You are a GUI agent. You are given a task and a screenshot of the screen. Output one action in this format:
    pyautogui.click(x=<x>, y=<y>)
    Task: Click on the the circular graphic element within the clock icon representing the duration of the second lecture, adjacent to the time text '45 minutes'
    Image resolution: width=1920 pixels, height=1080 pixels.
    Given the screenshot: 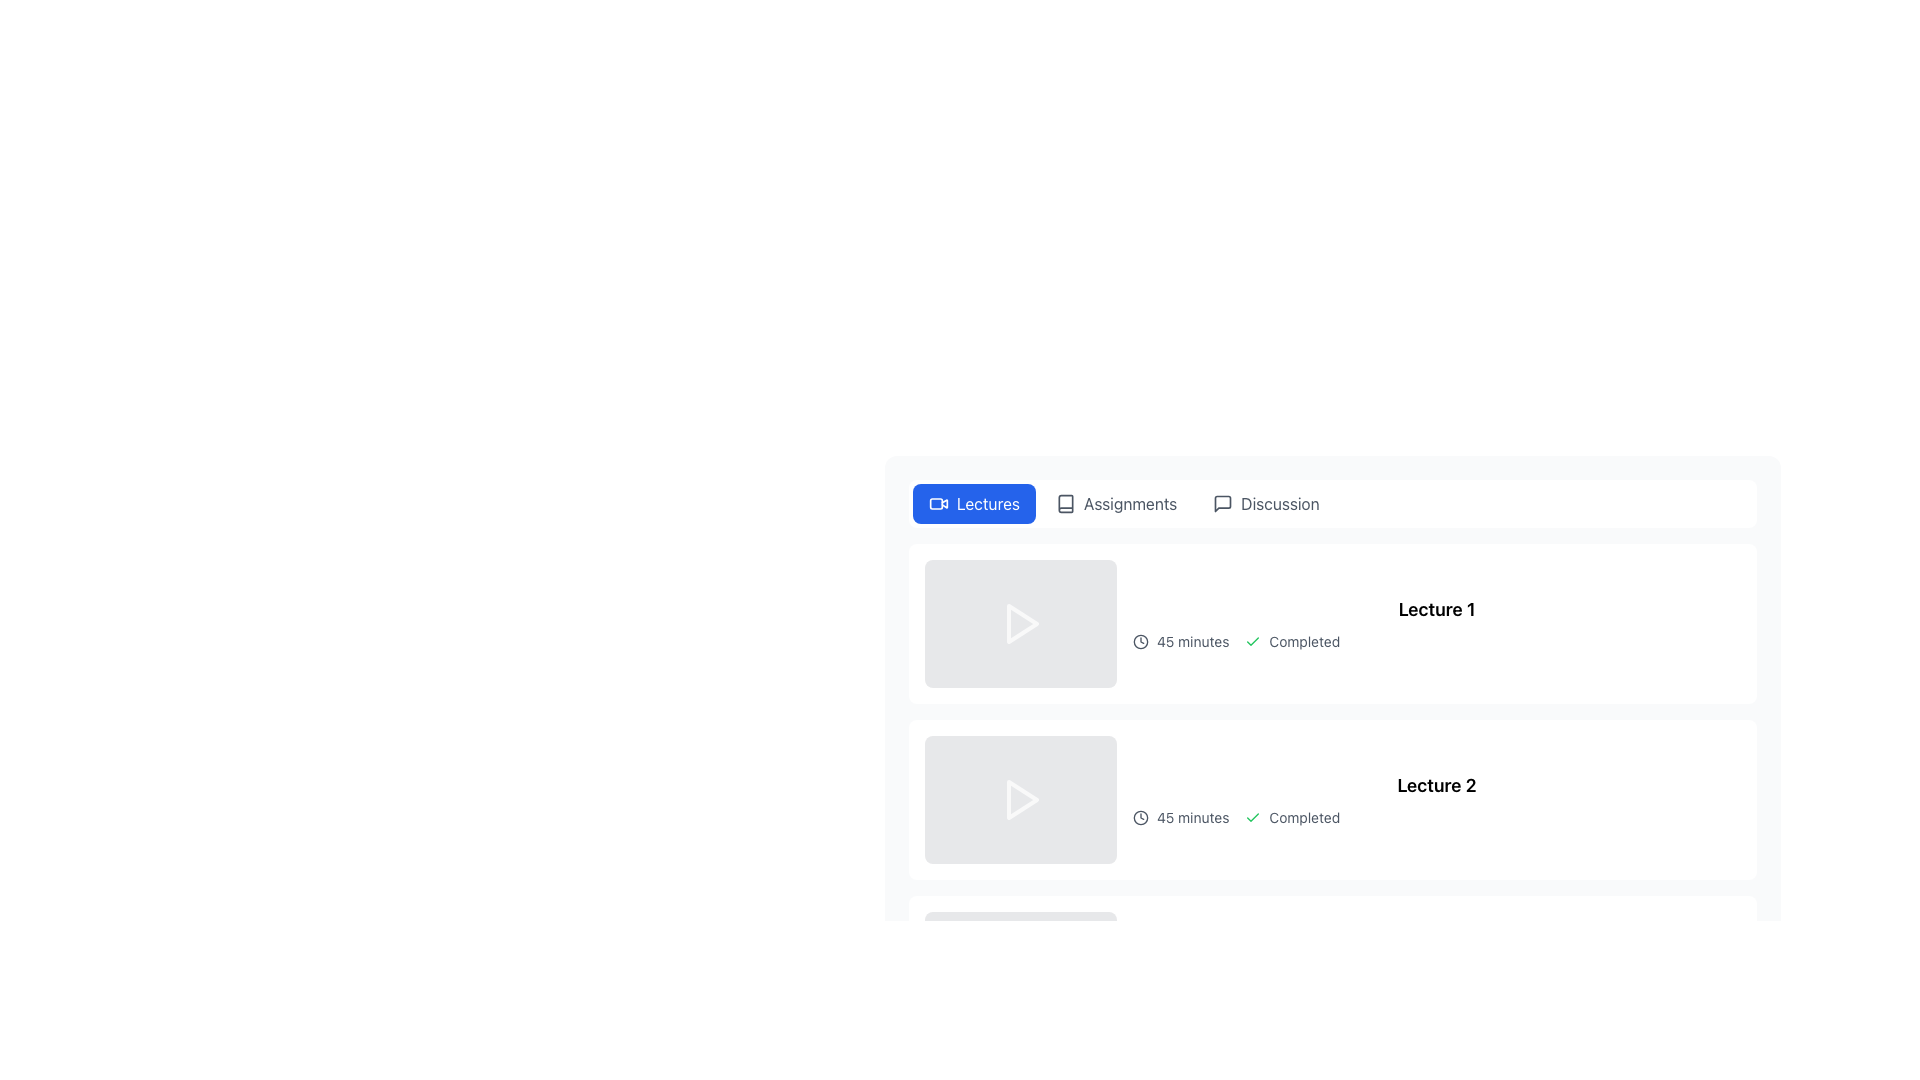 What is the action you would take?
    pyautogui.click(x=1141, y=817)
    